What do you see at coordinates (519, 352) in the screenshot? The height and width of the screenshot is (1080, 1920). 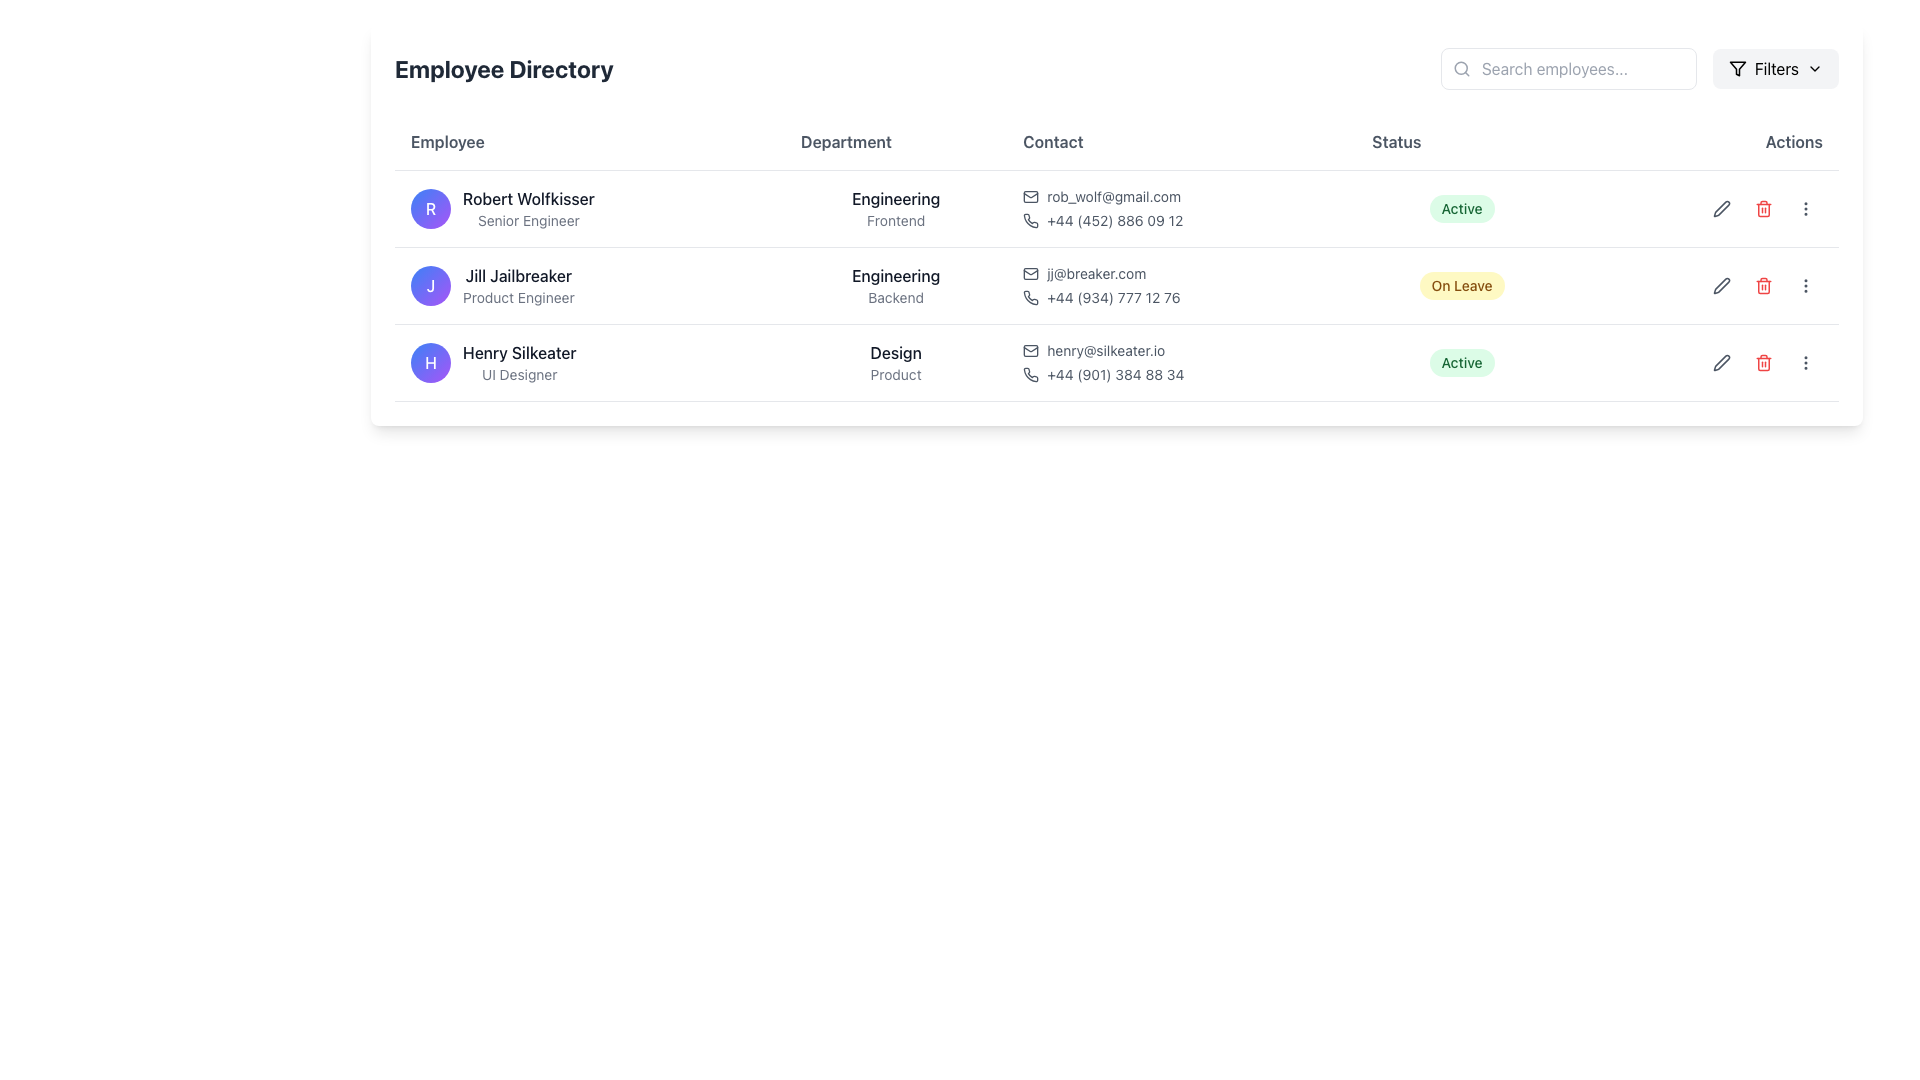 I see `the text label displaying 'Henry Silkeater' in the 'Employee Directory' under the 'Employee' column` at bounding box center [519, 352].